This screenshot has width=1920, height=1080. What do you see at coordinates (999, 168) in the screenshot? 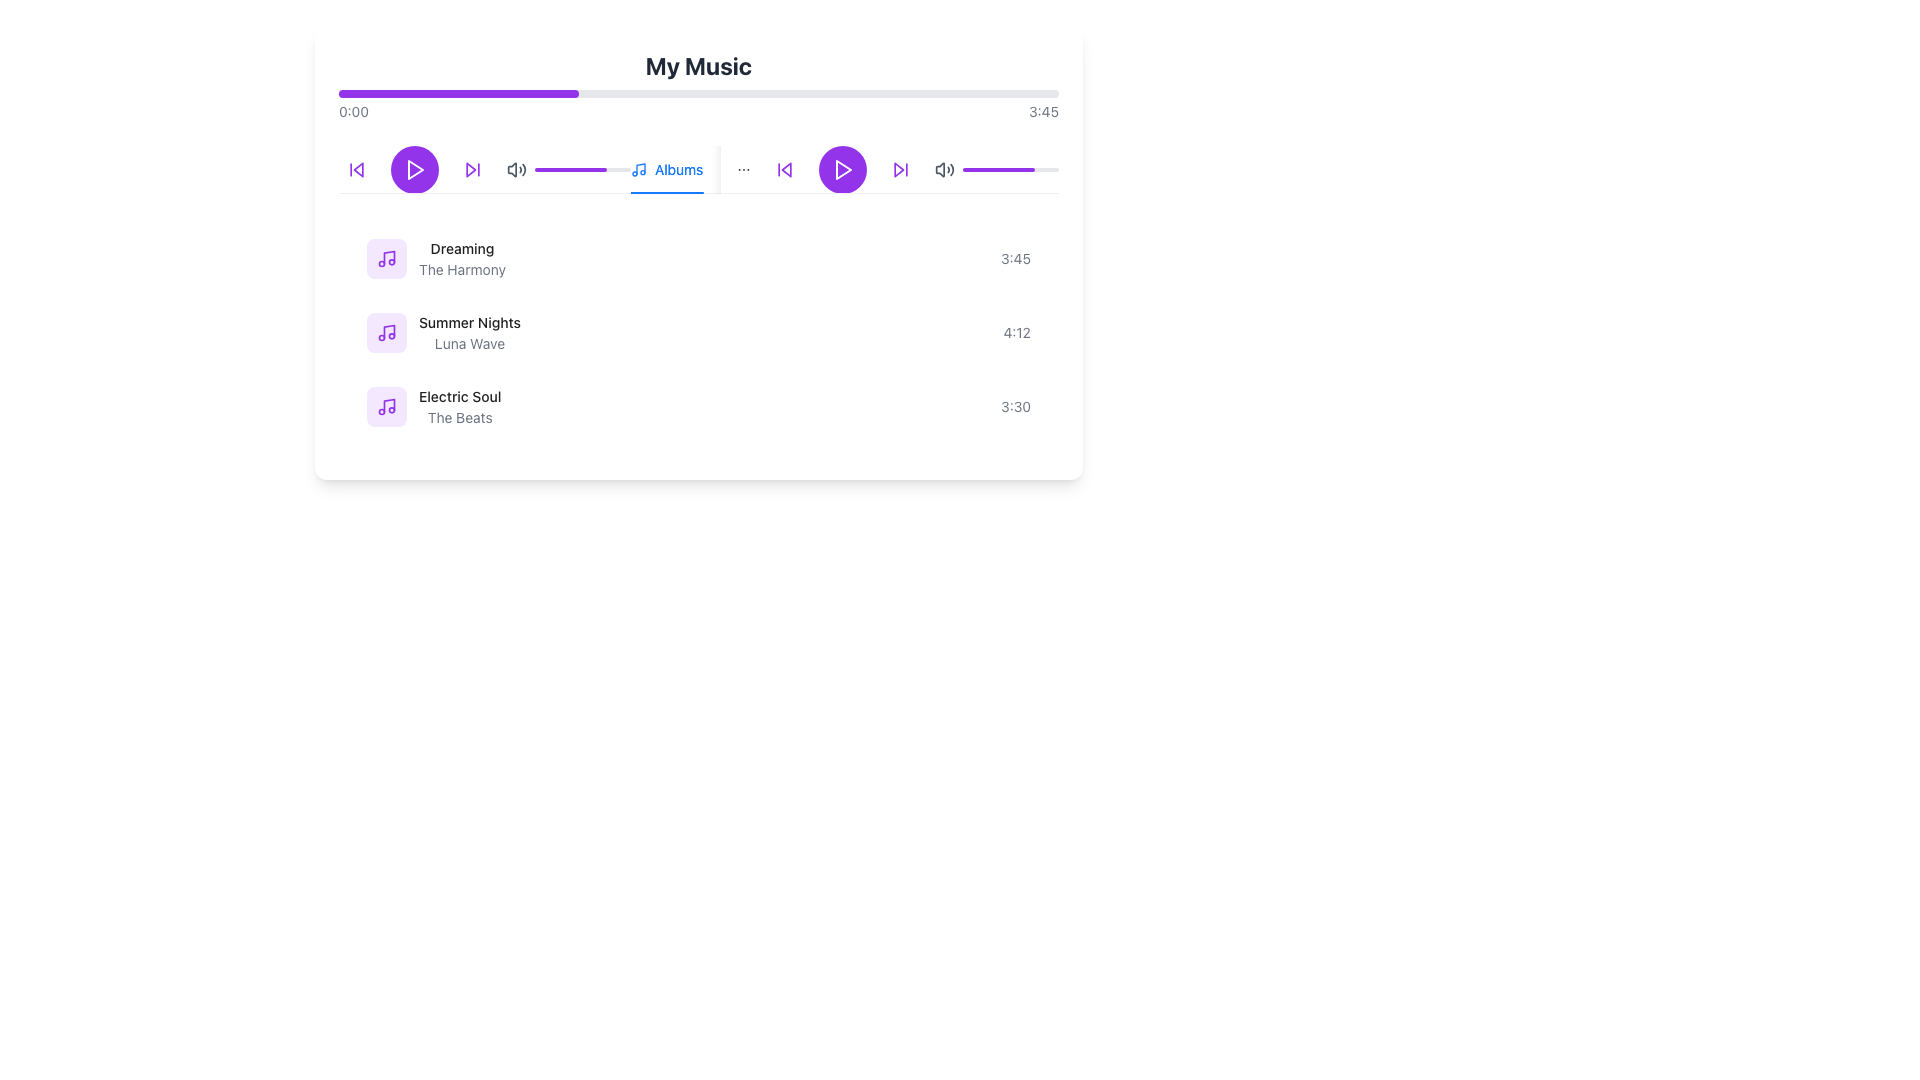
I see `volume` at bounding box center [999, 168].